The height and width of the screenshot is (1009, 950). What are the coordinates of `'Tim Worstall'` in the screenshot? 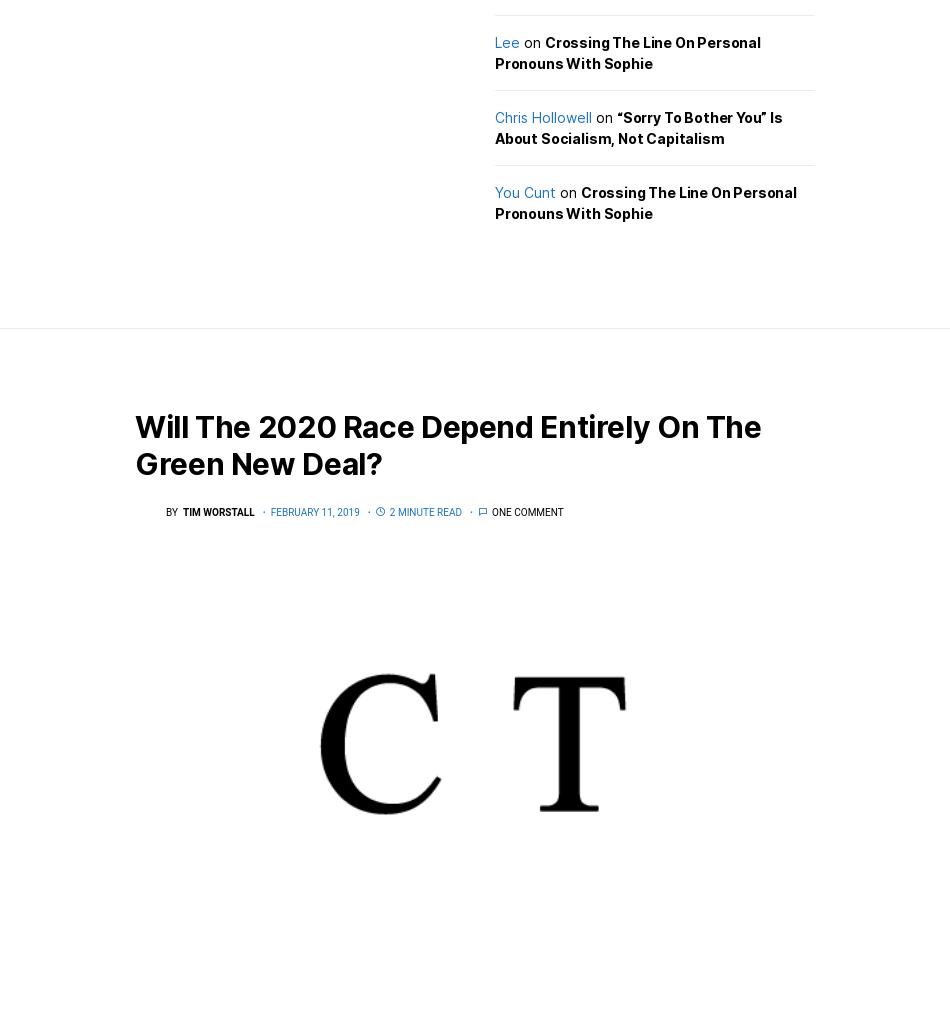 It's located at (218, 512).